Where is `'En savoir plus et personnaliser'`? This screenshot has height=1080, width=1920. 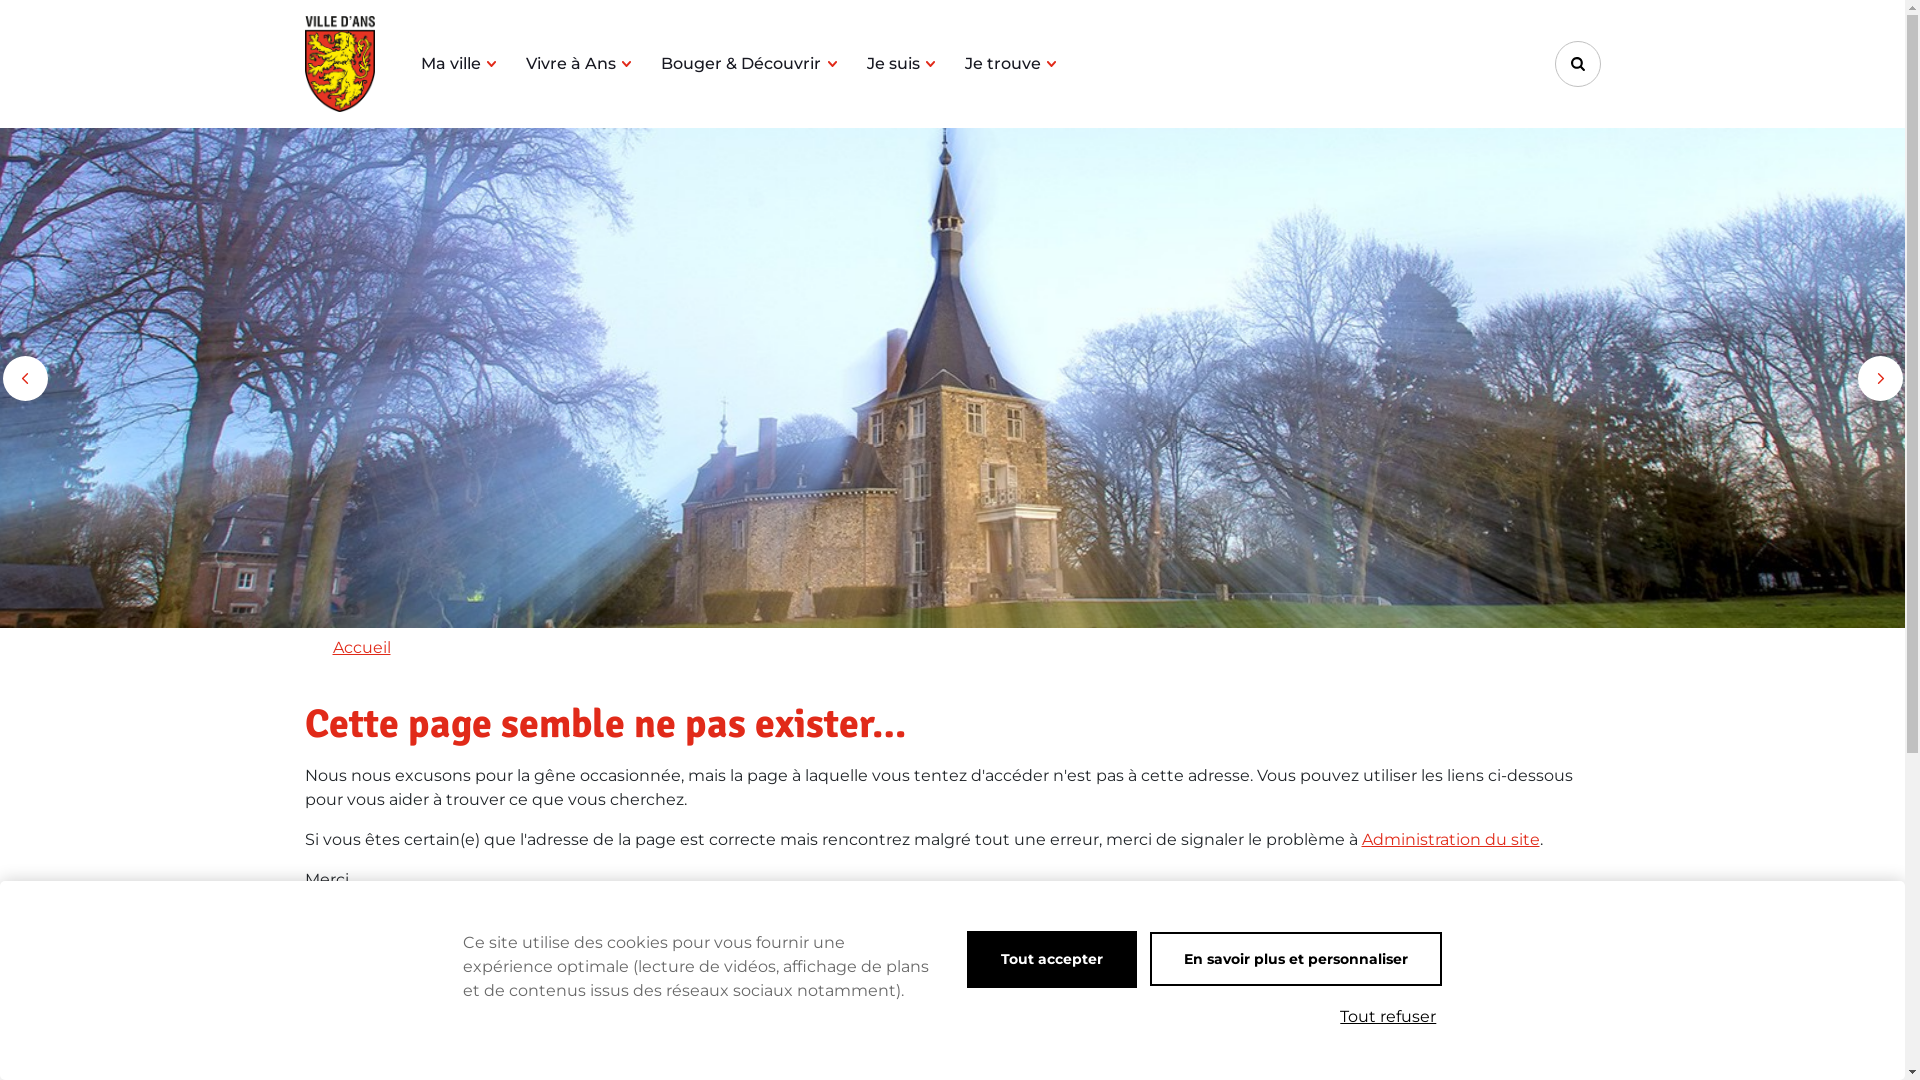
'En savoir plus et personnaliser' is located at coordinates (1296, 958).